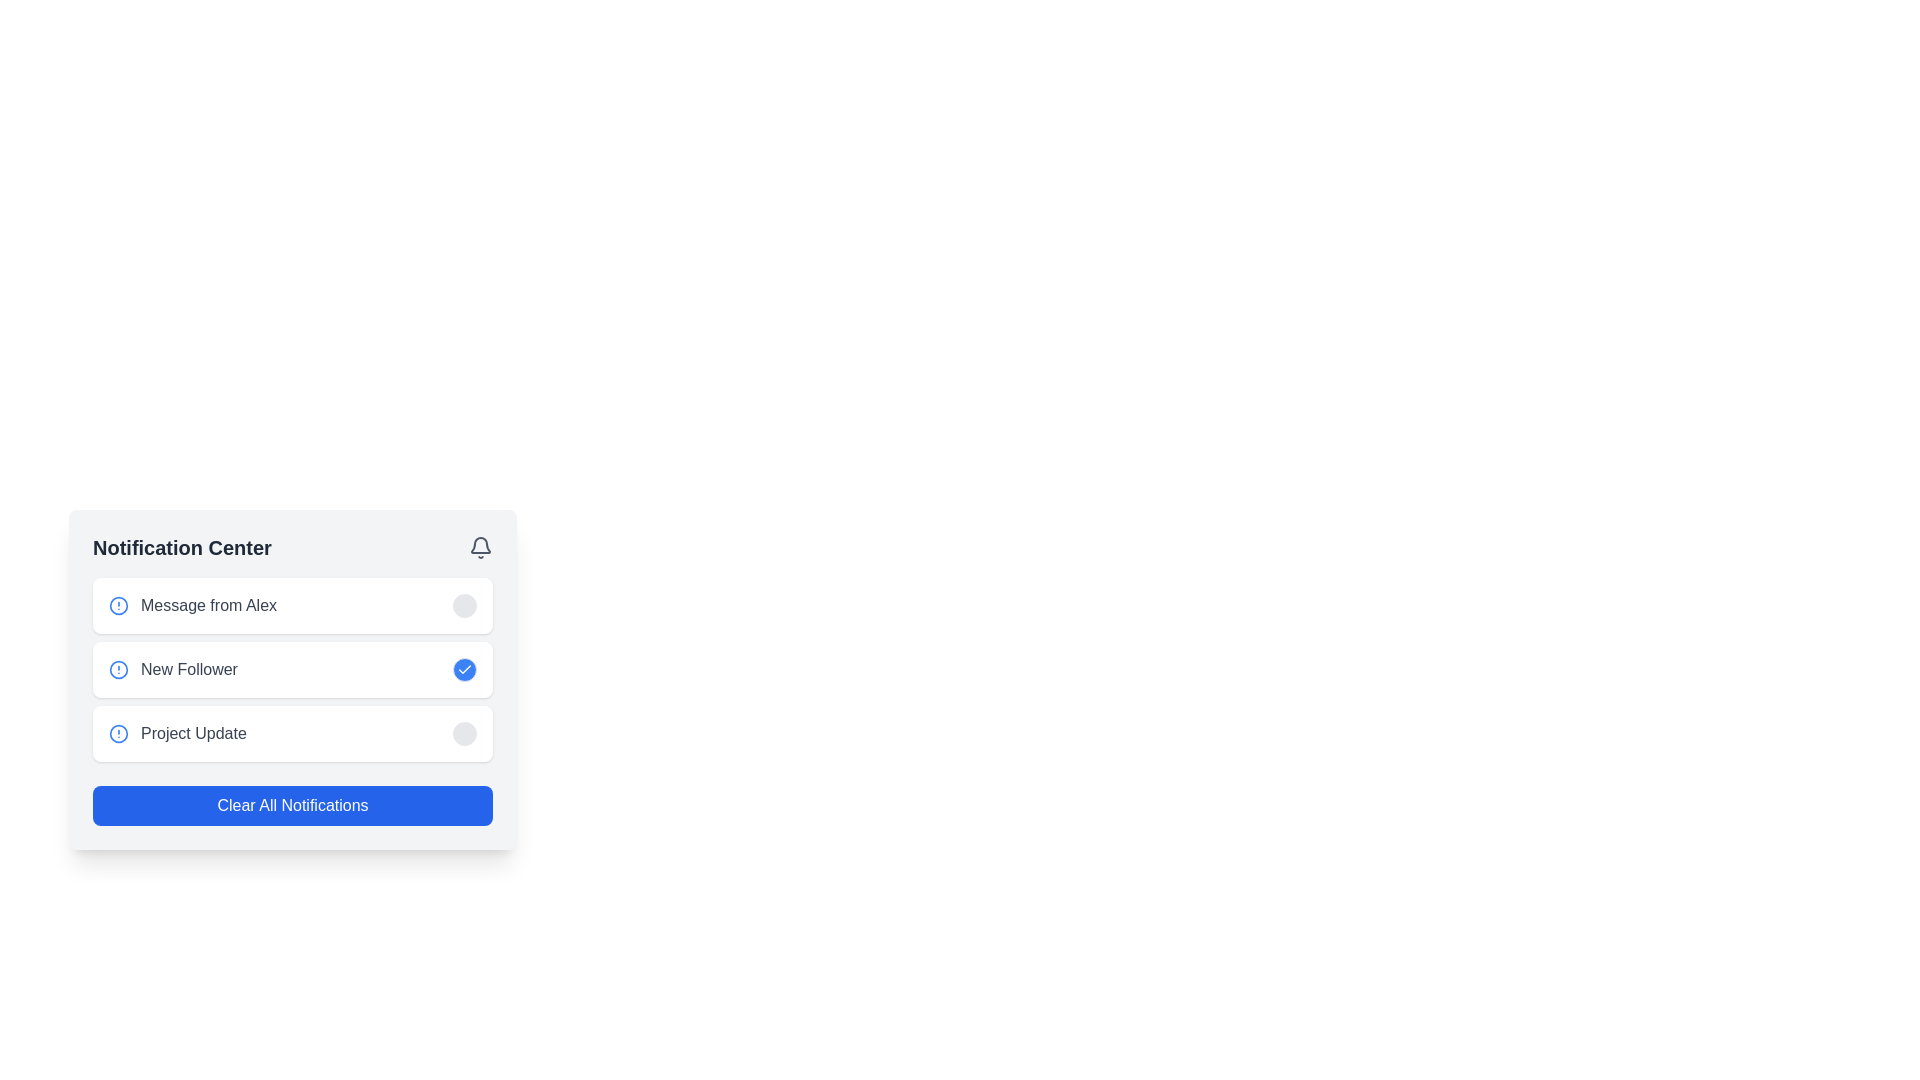 This screenshot has height=1080, width=1920. I want to click on the Text label summarizing the content of the first notification item, which is positioned to the left of a circular icon, so click(209, 604).